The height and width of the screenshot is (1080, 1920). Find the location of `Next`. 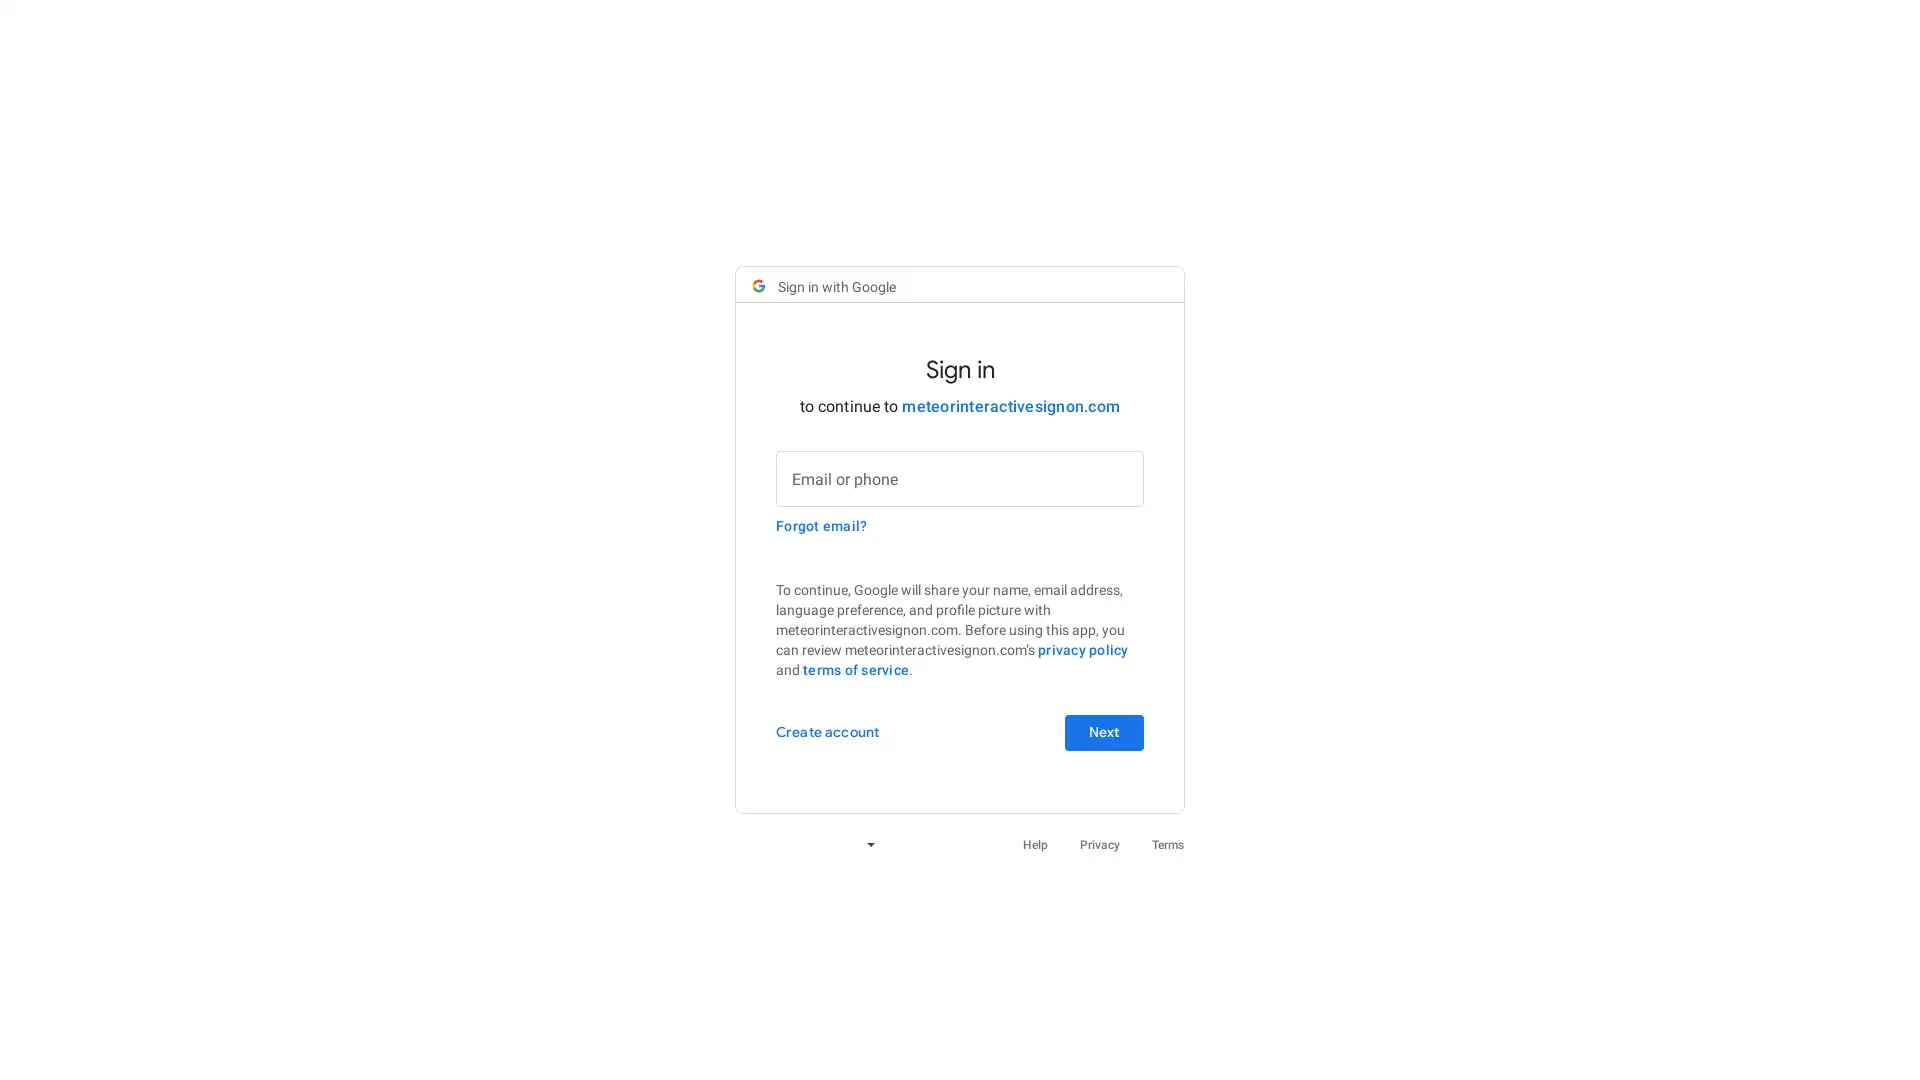

Next is located at coordinates (1103, 732).